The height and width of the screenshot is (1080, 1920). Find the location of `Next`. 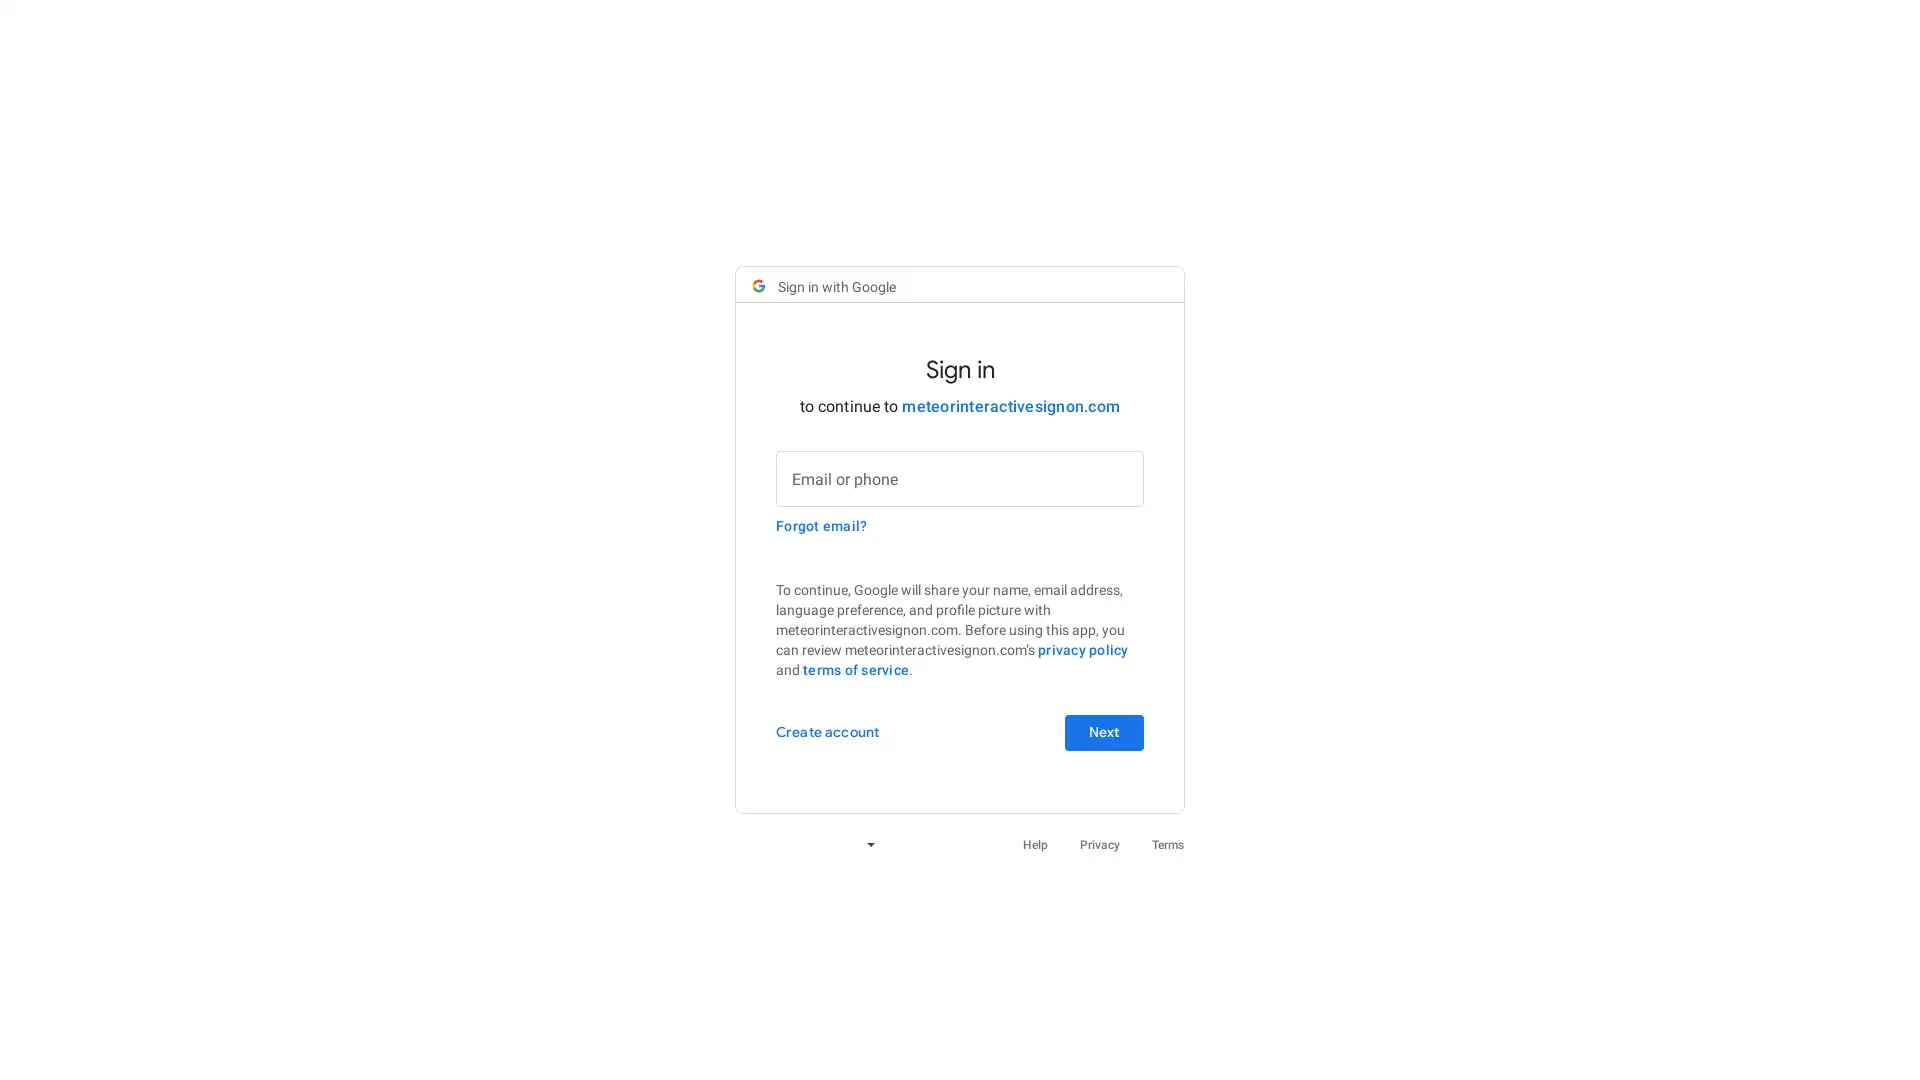

Next is located at coordinates (1103, 732).